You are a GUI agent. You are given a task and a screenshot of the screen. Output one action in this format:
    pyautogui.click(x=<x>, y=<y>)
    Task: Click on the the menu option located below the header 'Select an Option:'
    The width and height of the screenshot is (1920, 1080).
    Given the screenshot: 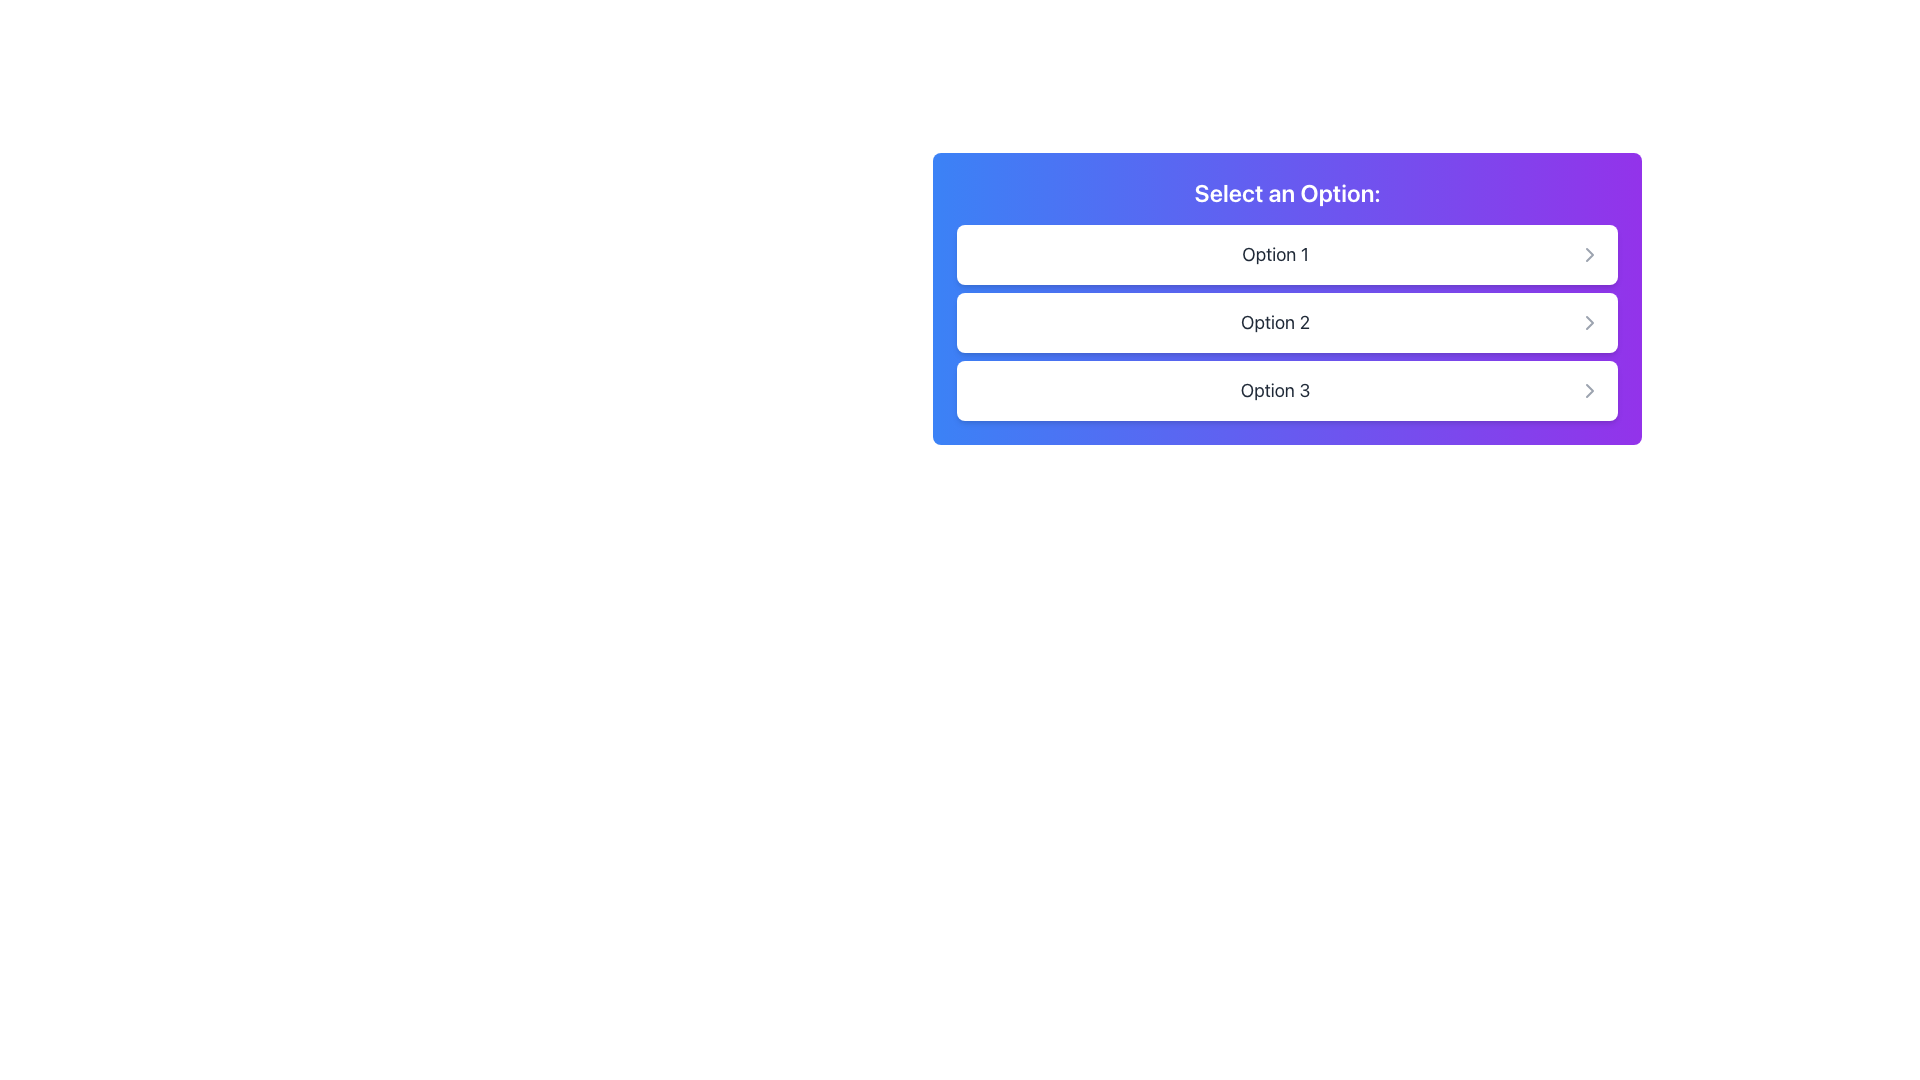 What is the action you would take?
    pyautogui.click(x=1287, y=322)
    